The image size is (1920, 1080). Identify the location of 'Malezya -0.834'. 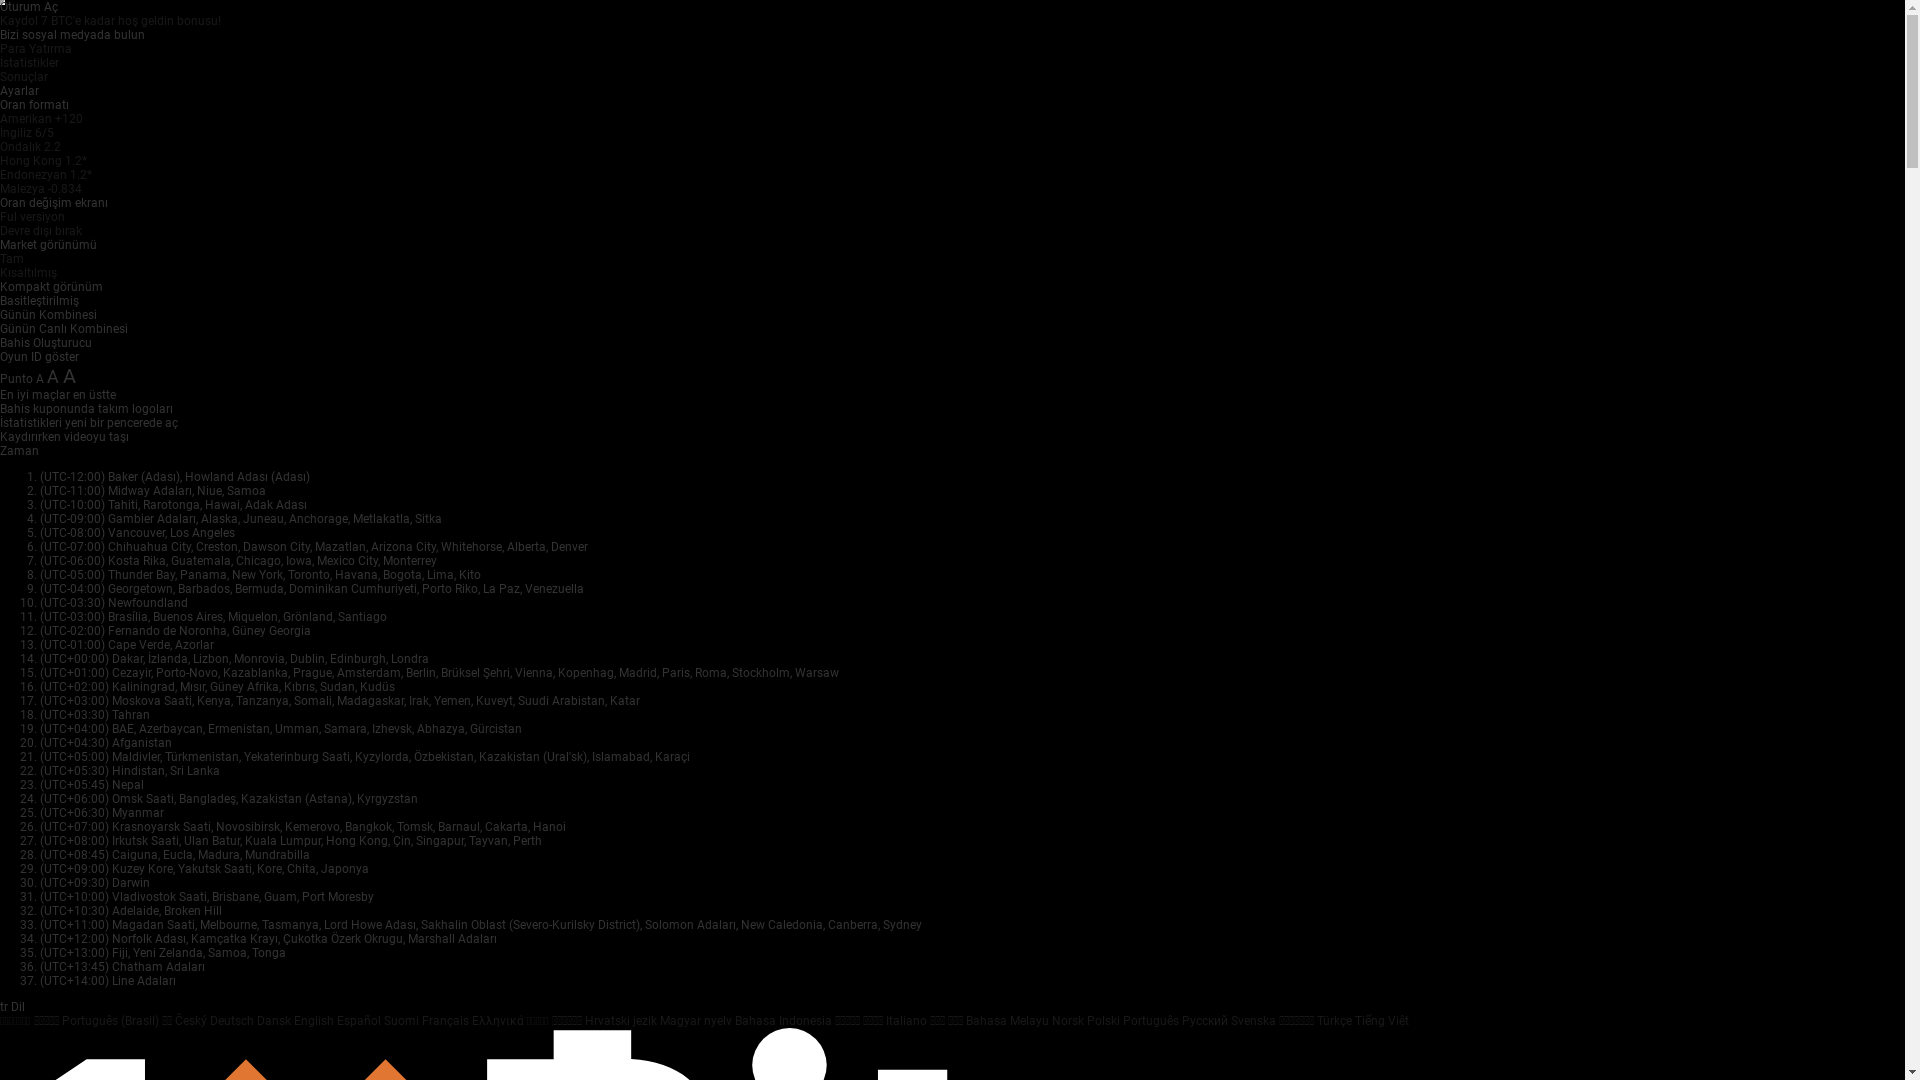
(41, 189).